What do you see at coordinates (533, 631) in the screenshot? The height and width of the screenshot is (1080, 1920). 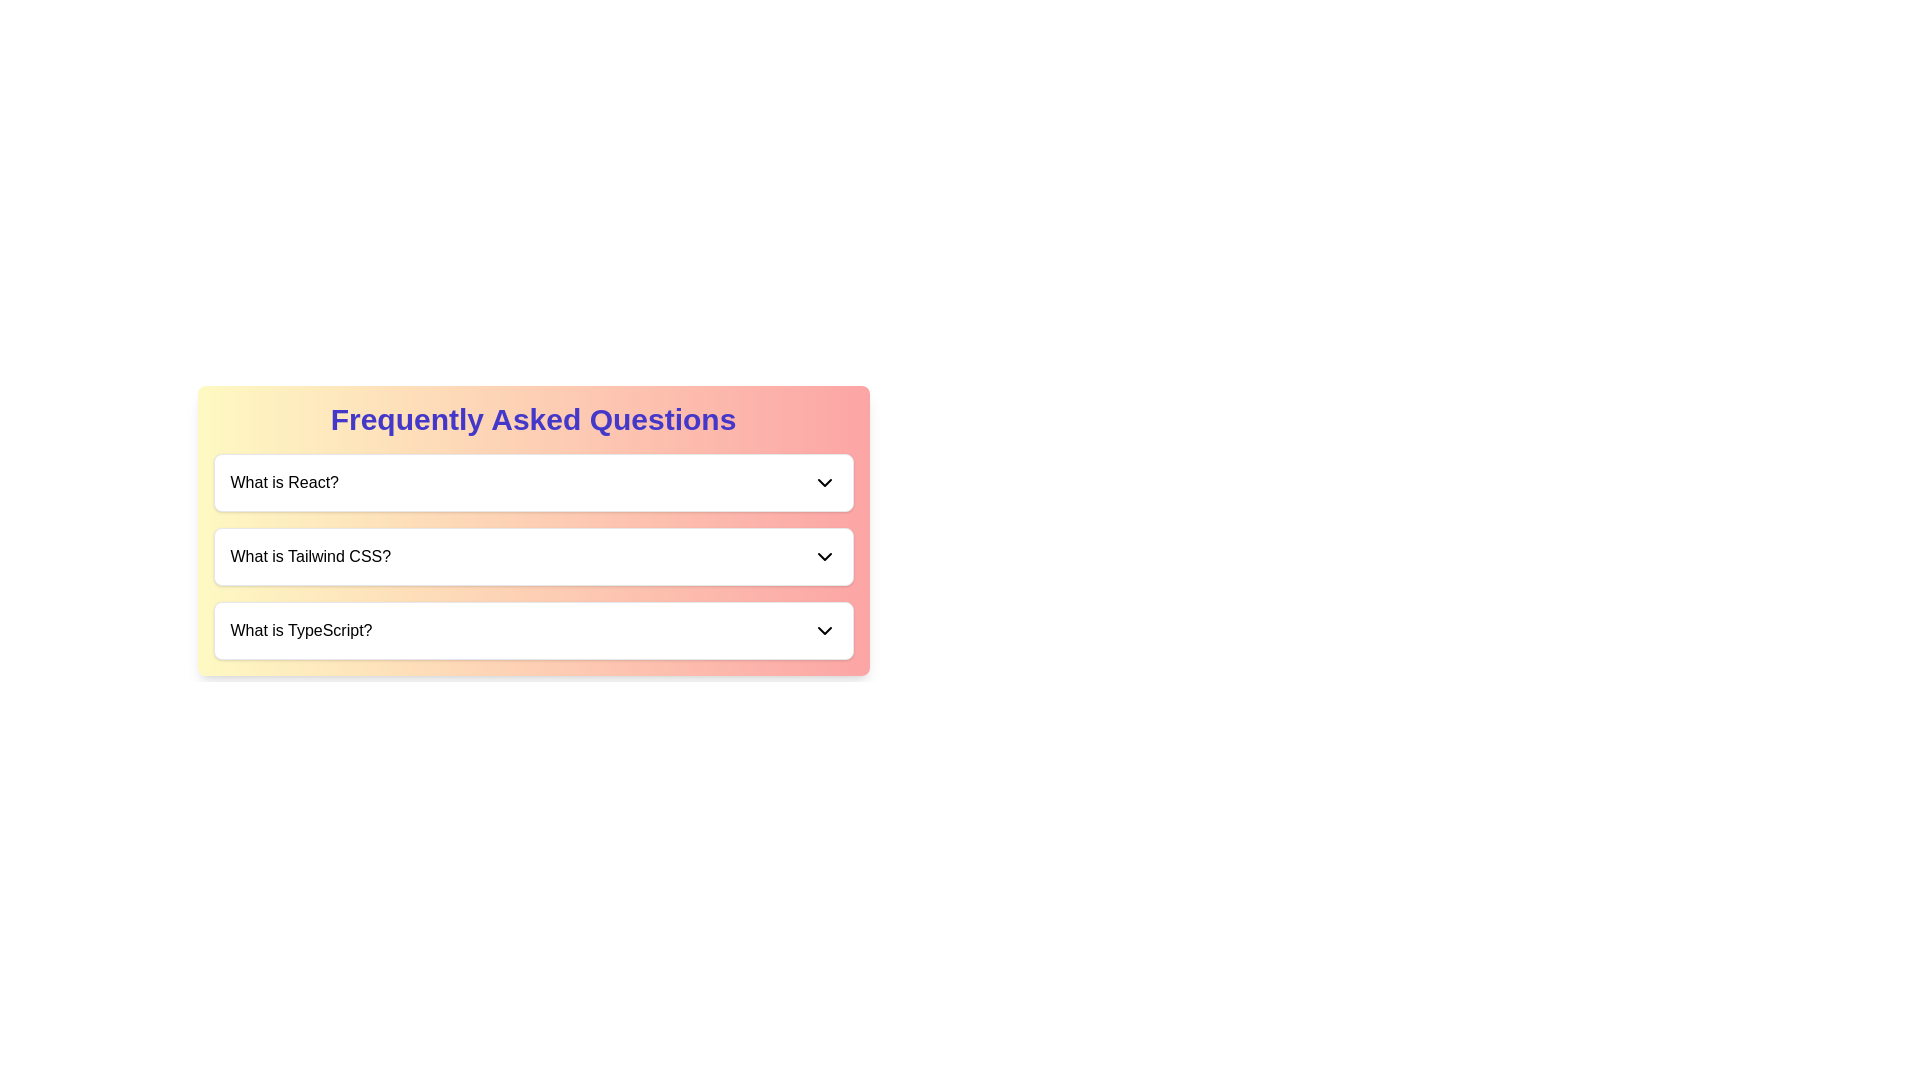 I see `the third collapsible menu item in the 'Frequently Asked Questions' section` at bounding box center [533, 631].